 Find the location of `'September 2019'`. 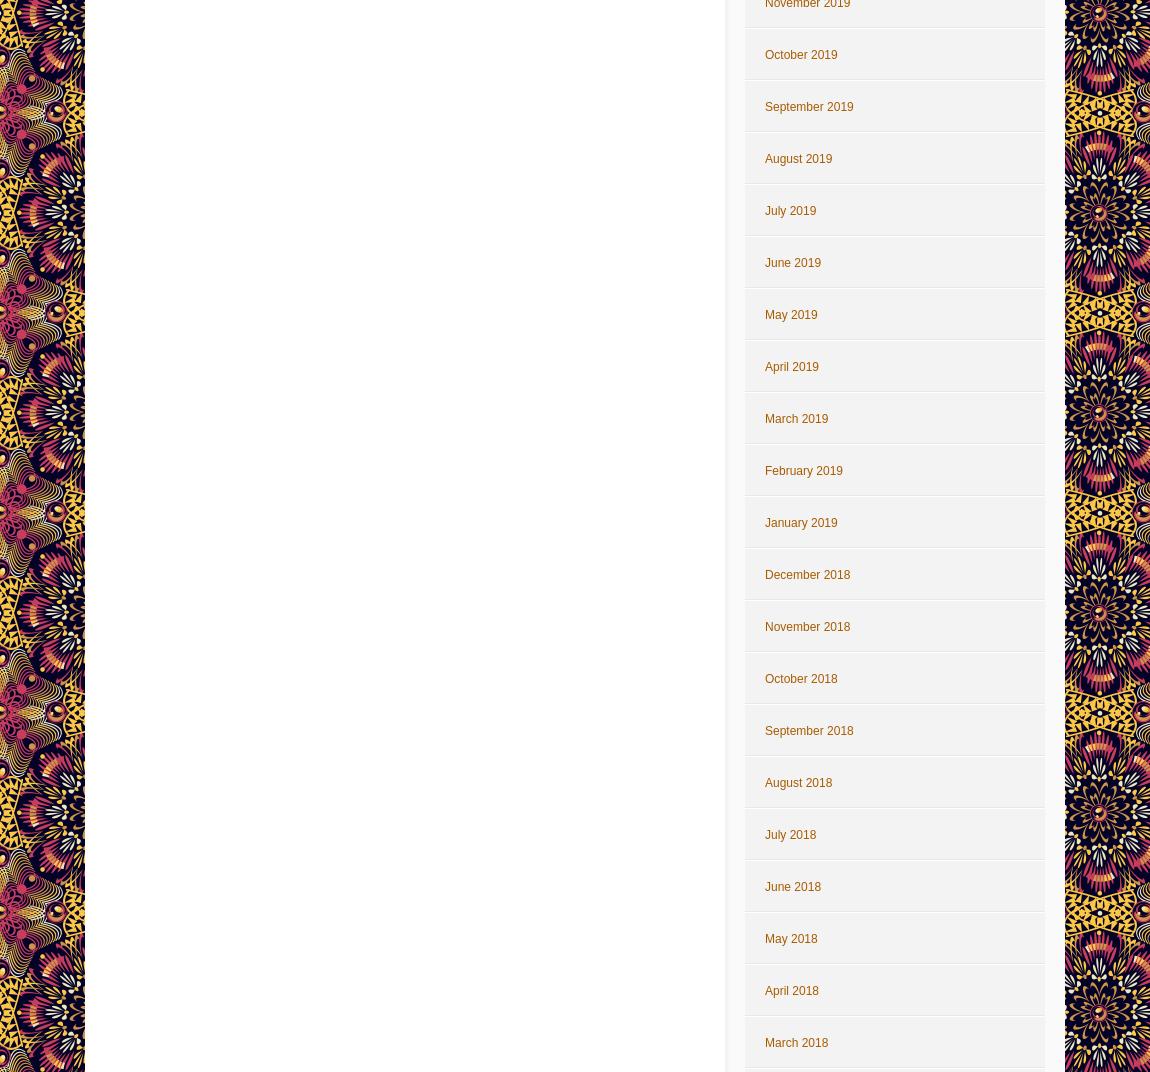

'September 2019' is located at coordinates (808, 106).